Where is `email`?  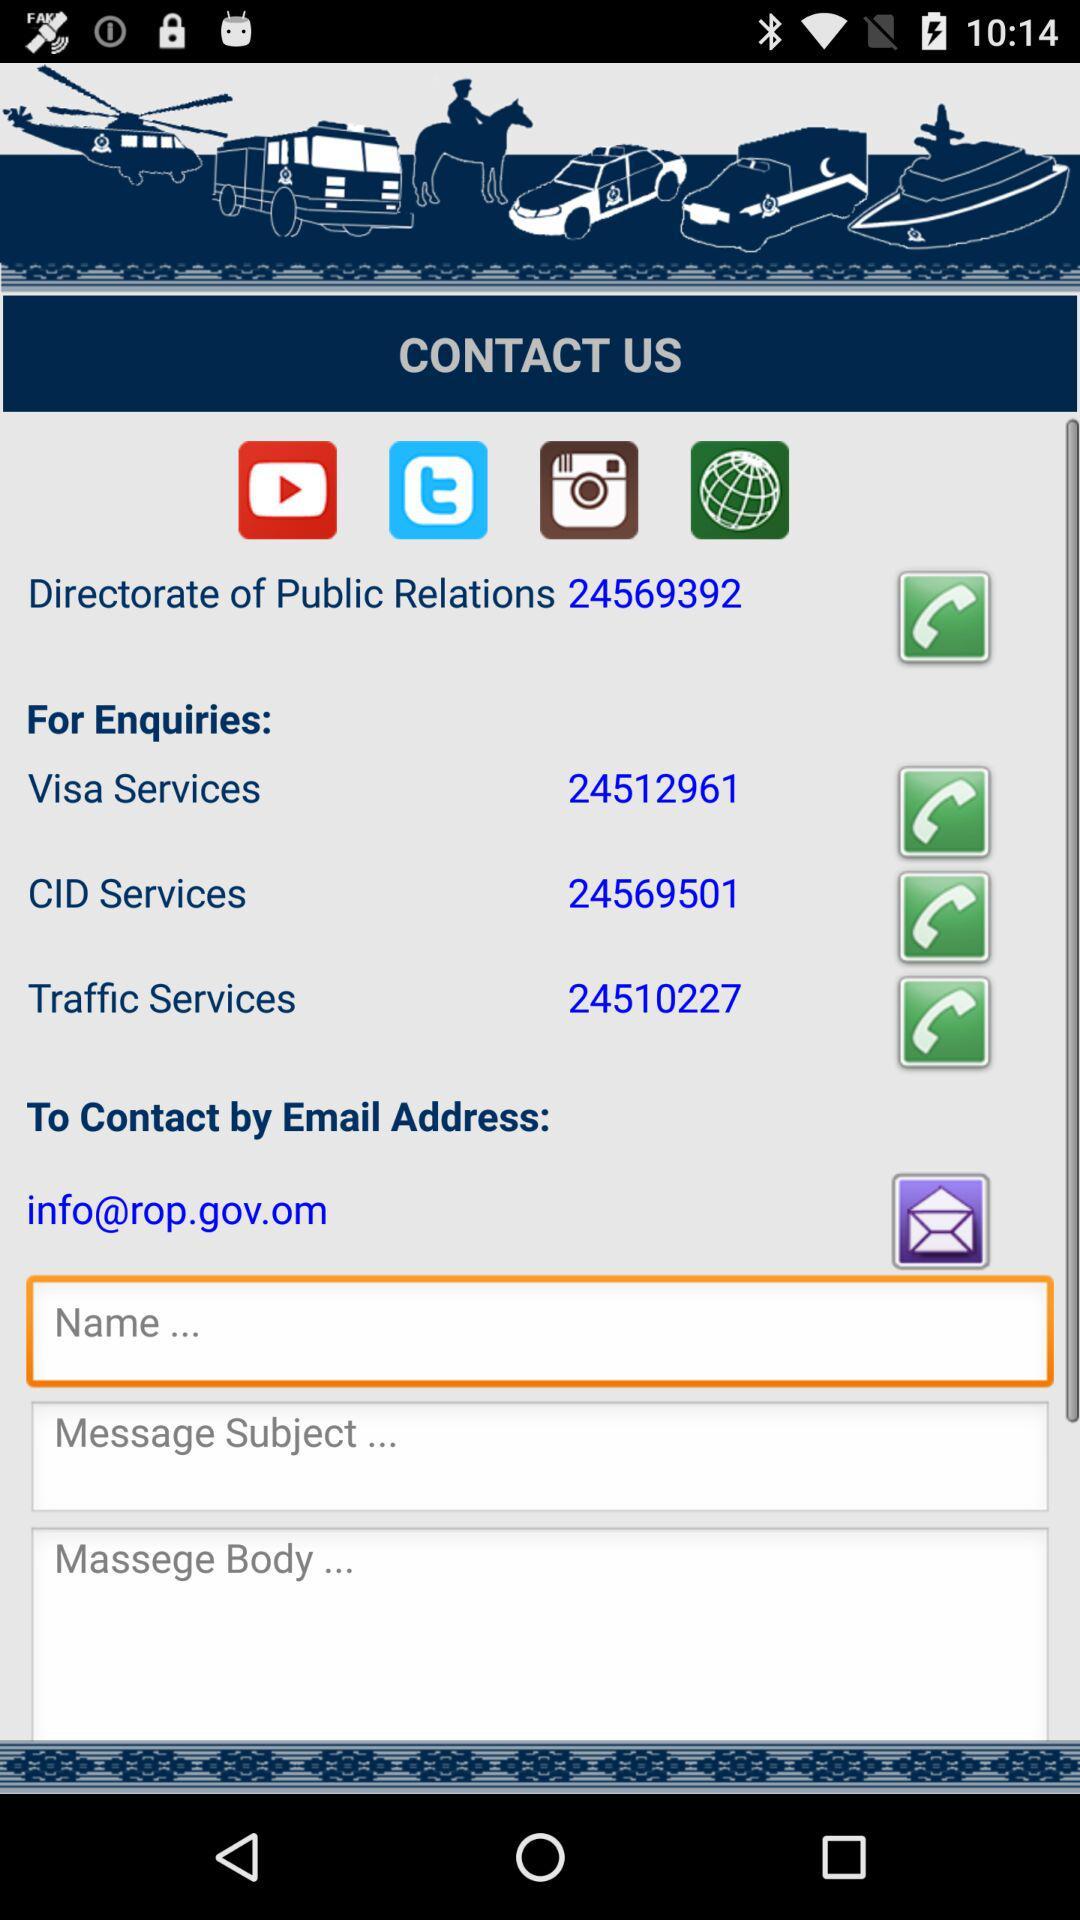
email is located at coordinates (943, 1219).